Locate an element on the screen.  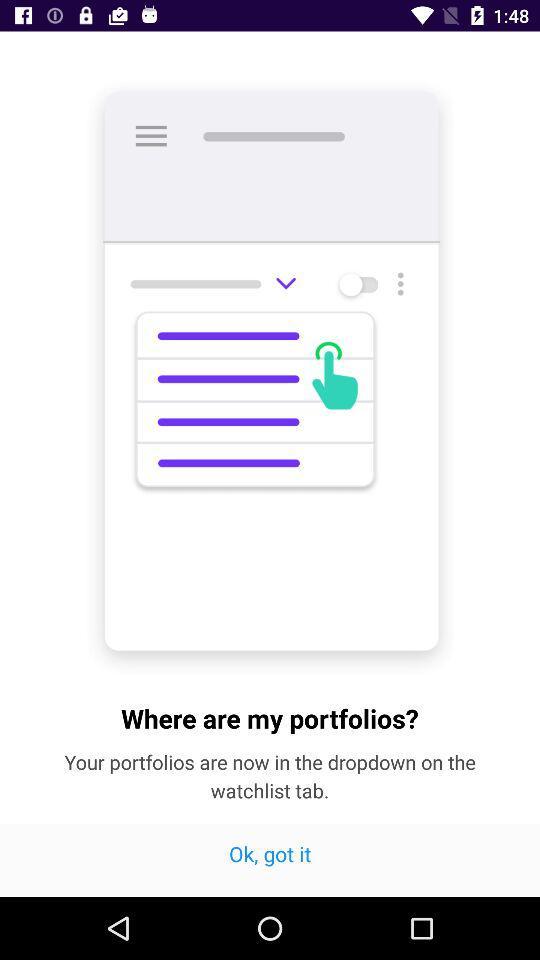
ok, got it item is located at coordinates (270, 859).